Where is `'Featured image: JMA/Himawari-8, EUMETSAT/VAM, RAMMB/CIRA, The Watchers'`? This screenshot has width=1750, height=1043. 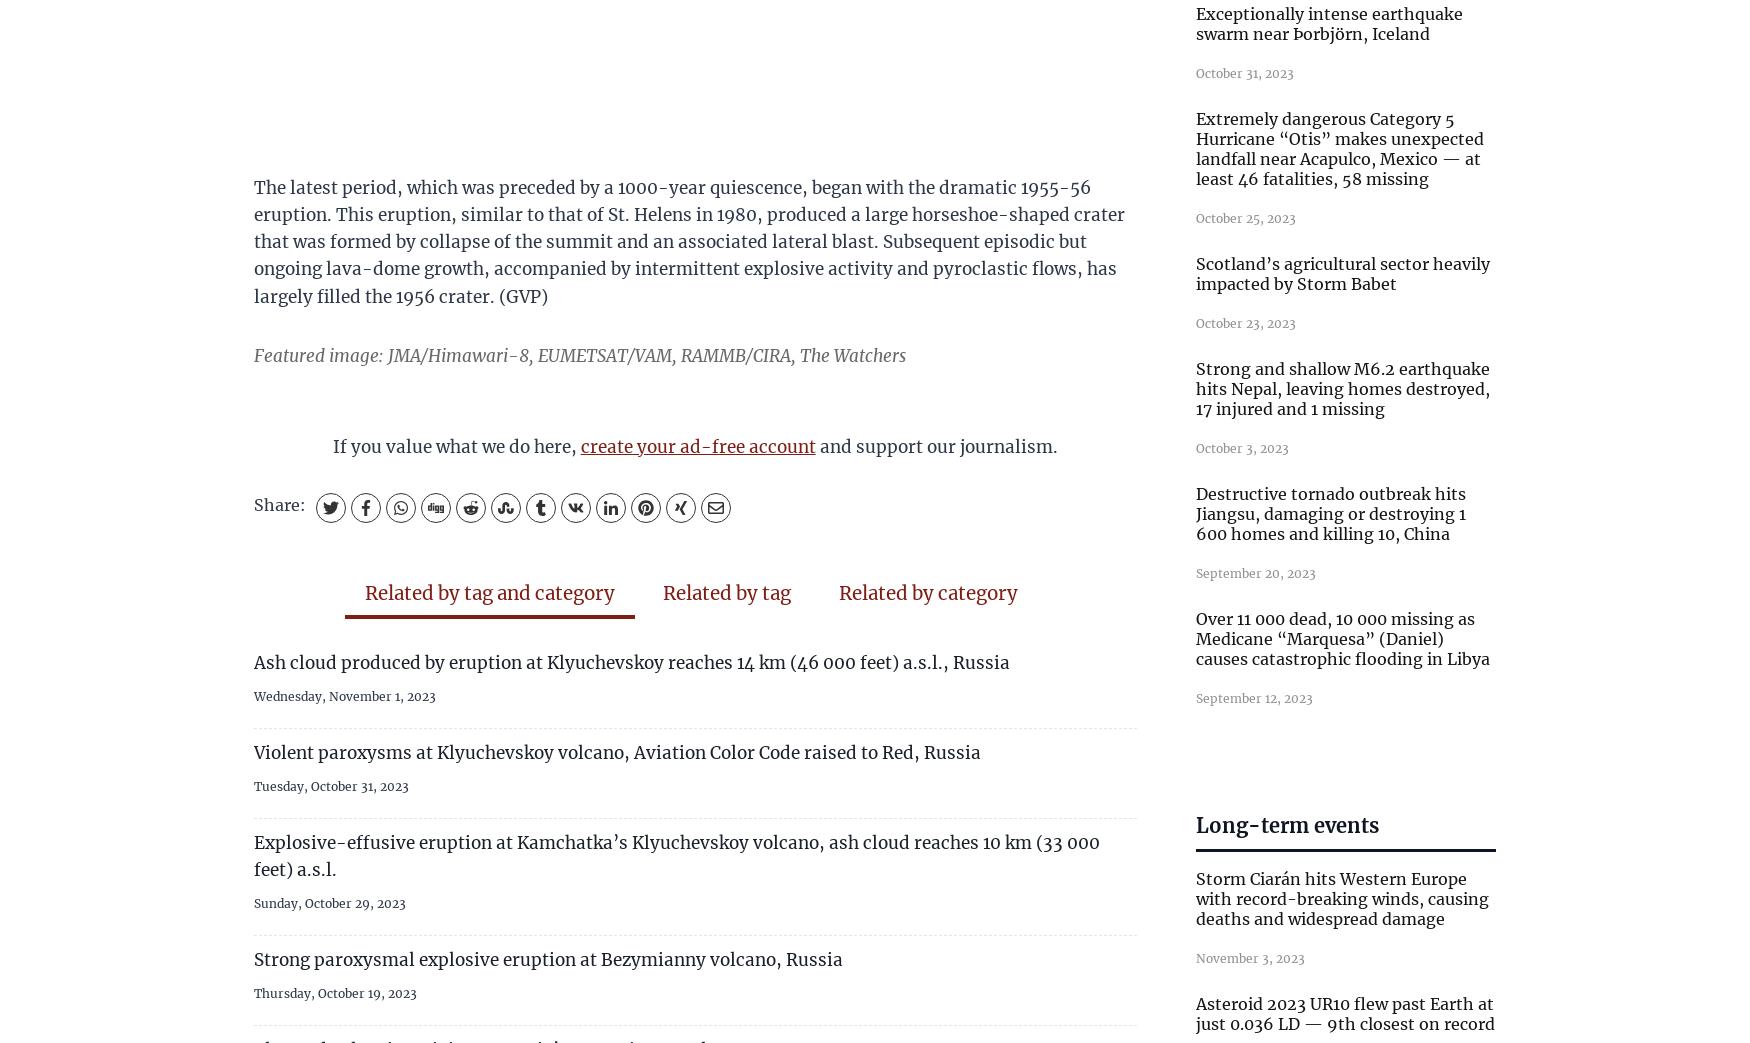
'Featured image: JMA/Himawari-8, EUMETSAT/VAM, RAMMB/CIRA, The Watchers' is located at coordinates (579, 354).